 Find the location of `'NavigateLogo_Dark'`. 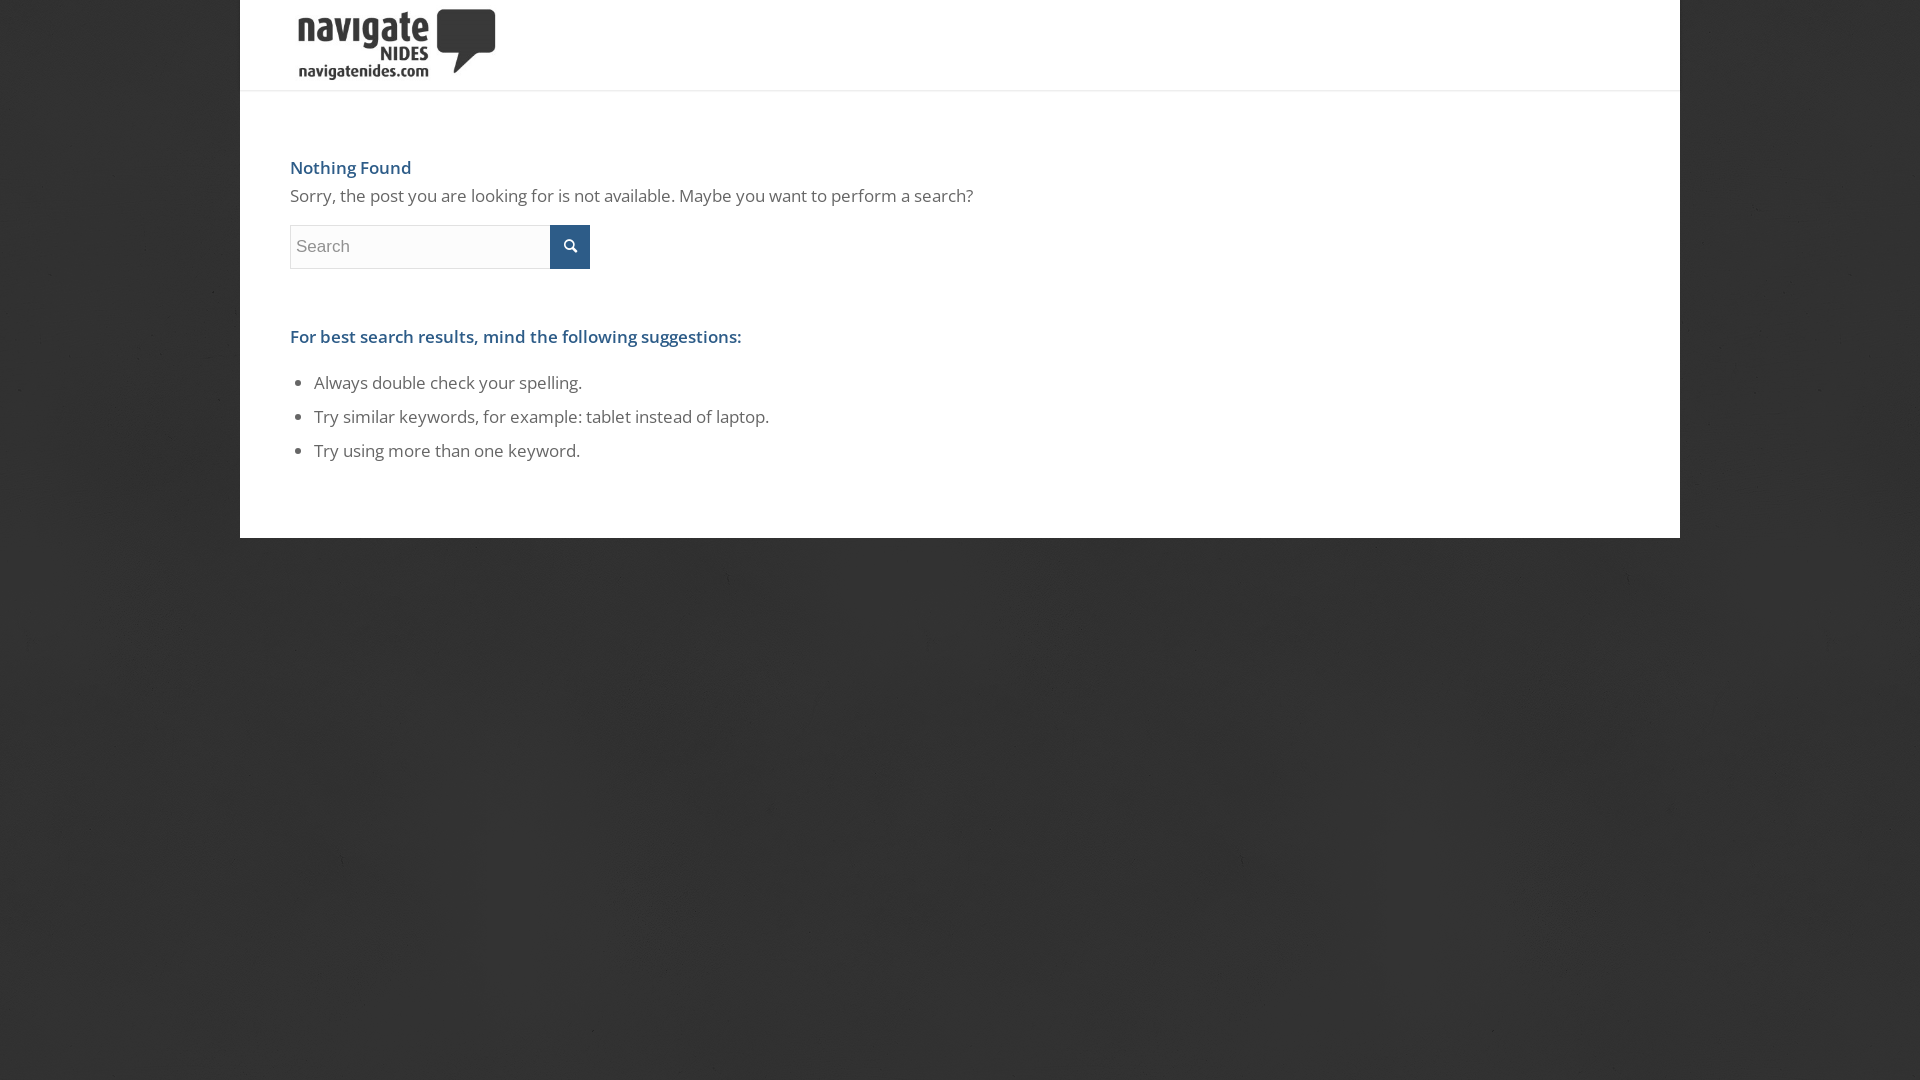

'NavigateLogo_Dark' is located at coordinates (397, 45).